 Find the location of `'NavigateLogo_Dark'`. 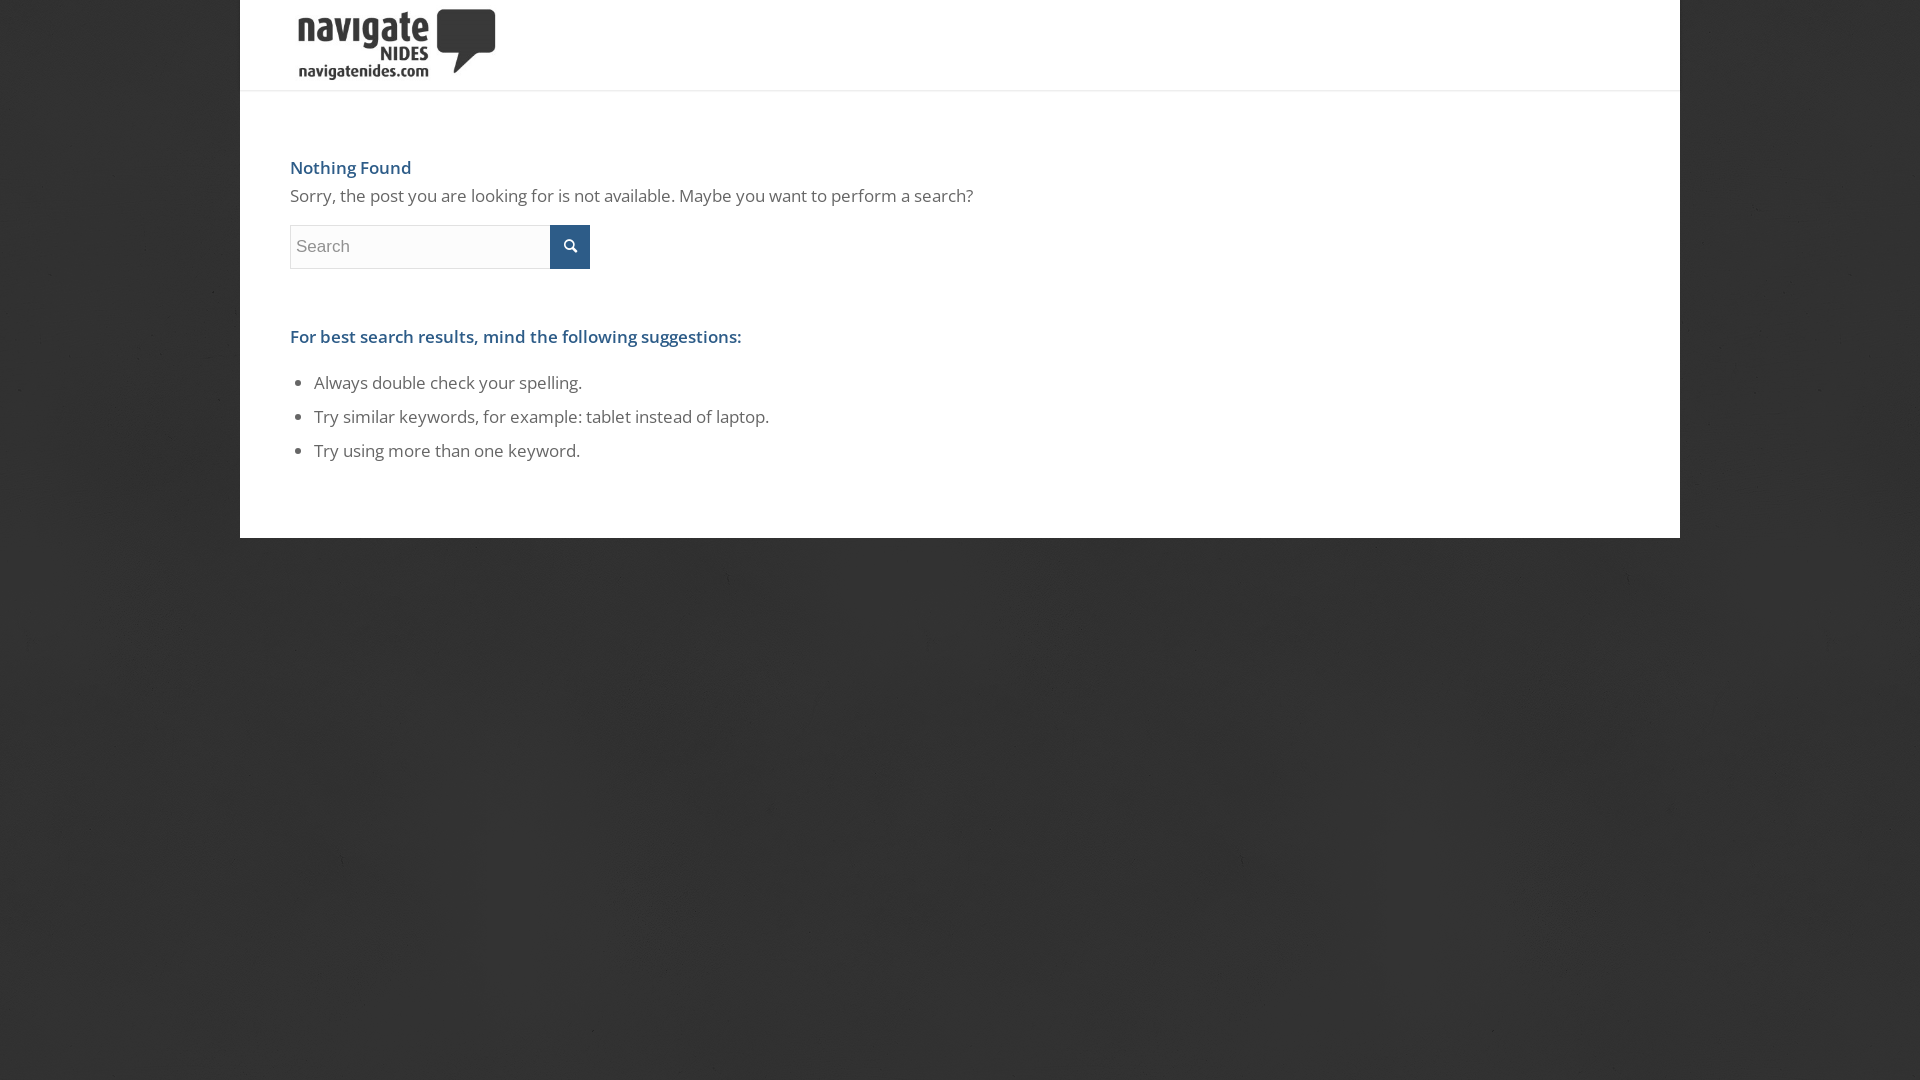

'NavigateLogo_Dark' is located at coordinates (397, 45).